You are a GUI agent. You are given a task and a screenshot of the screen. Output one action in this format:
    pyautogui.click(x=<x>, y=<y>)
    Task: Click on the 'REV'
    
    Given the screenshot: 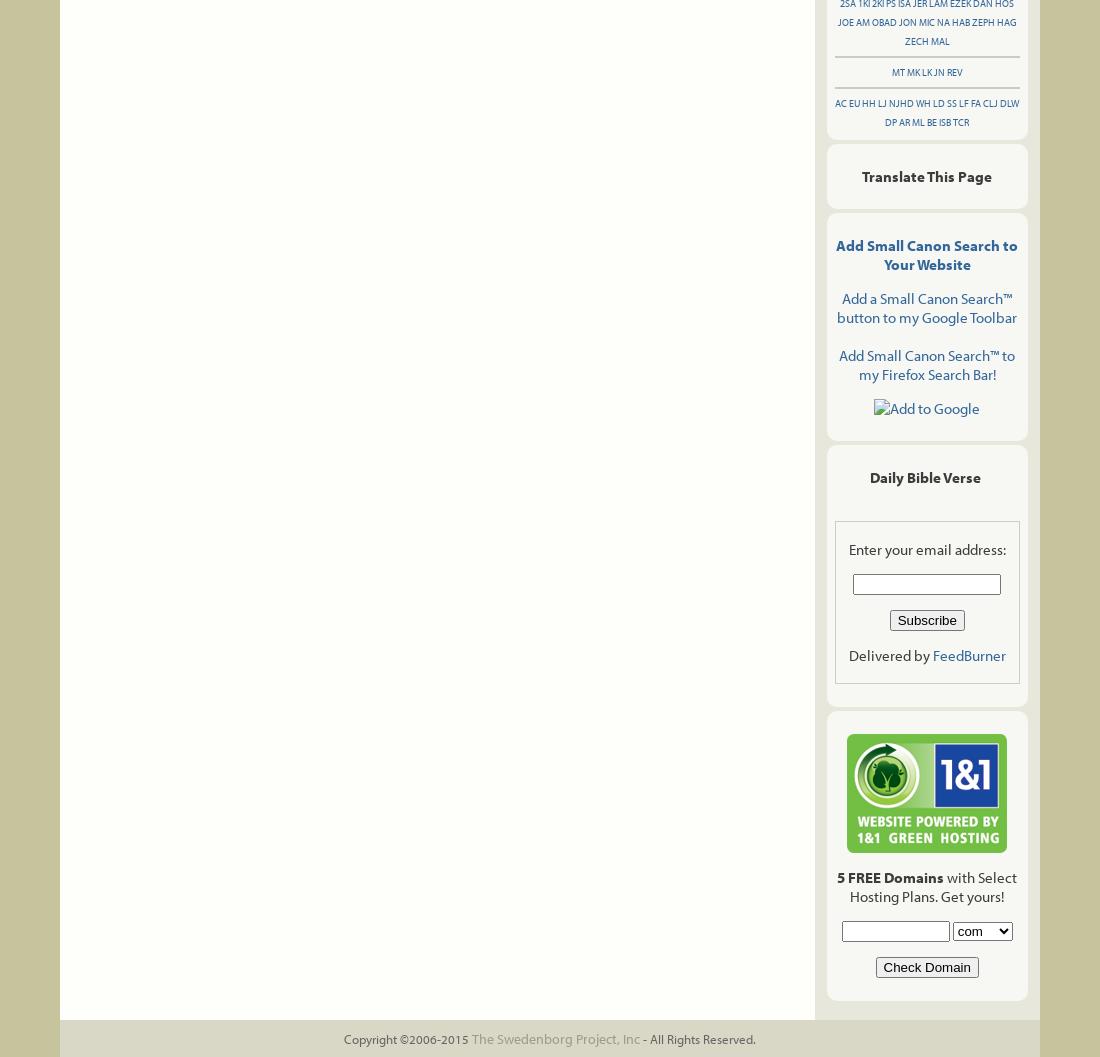 What is the action you would take?
    pyautogui.click(x=946, y=72)
    